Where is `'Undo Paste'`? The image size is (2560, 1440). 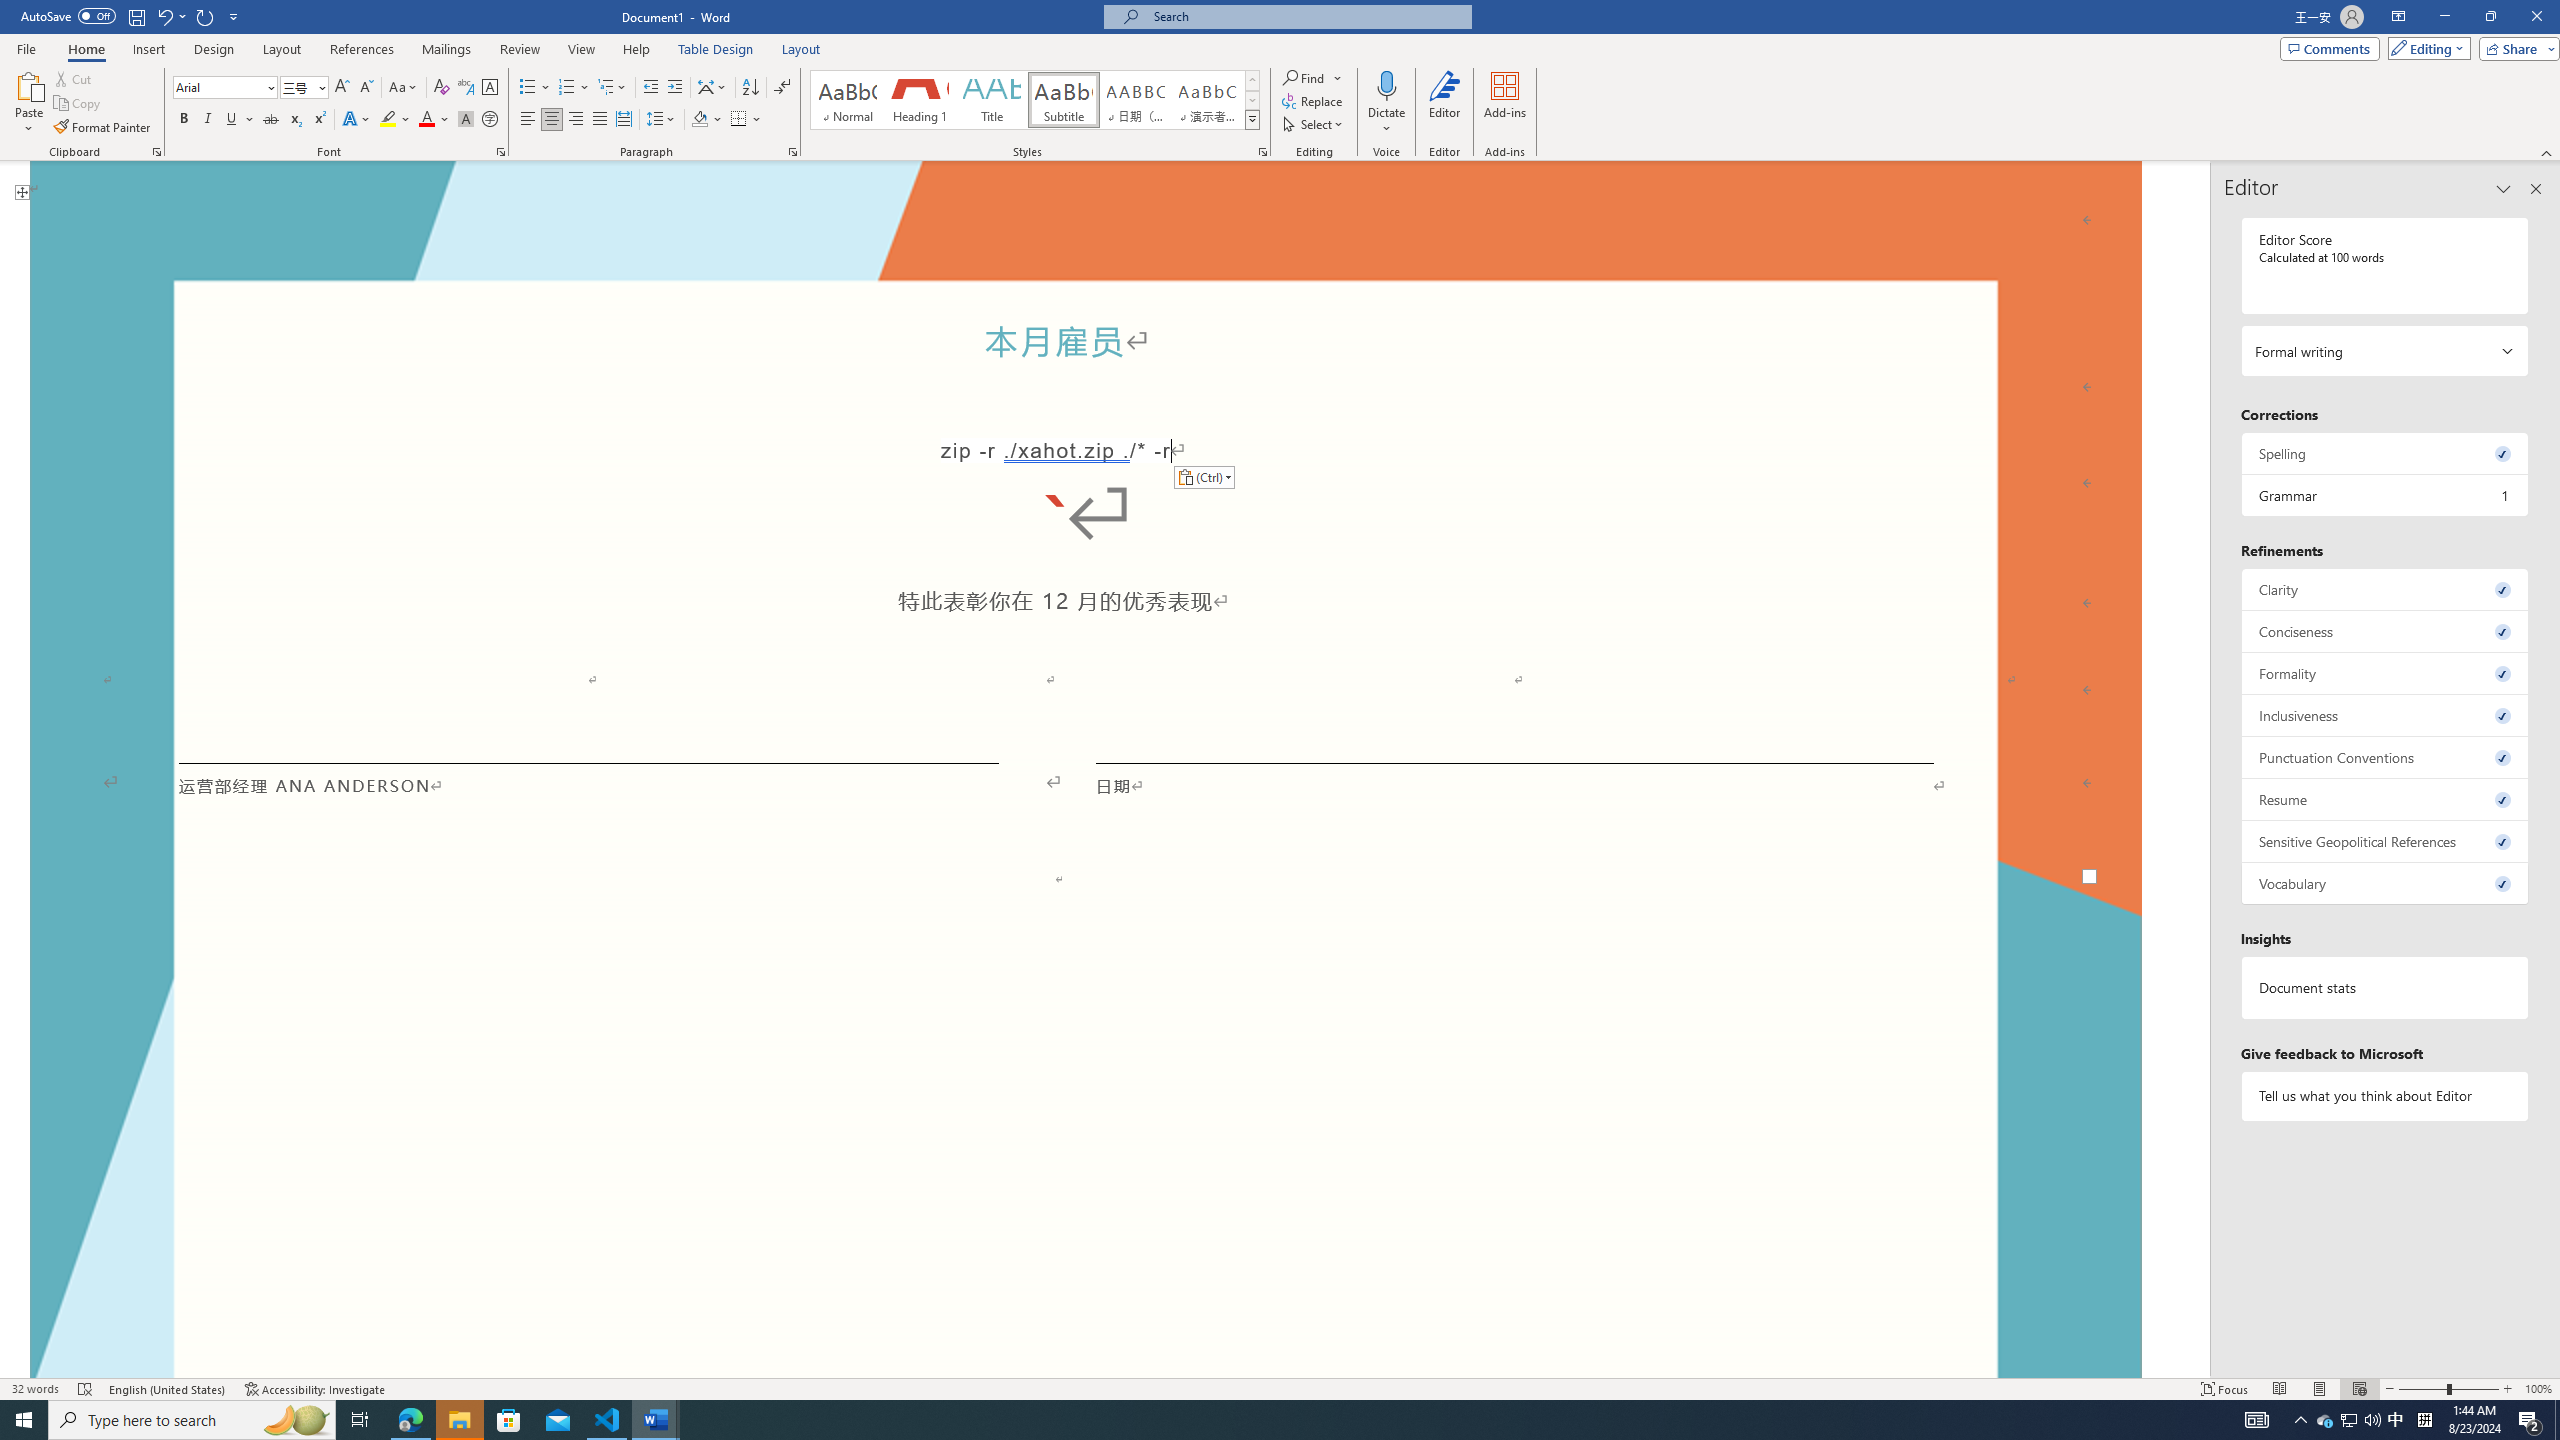
'Undo Paste' is located at coordinates (170, 15).